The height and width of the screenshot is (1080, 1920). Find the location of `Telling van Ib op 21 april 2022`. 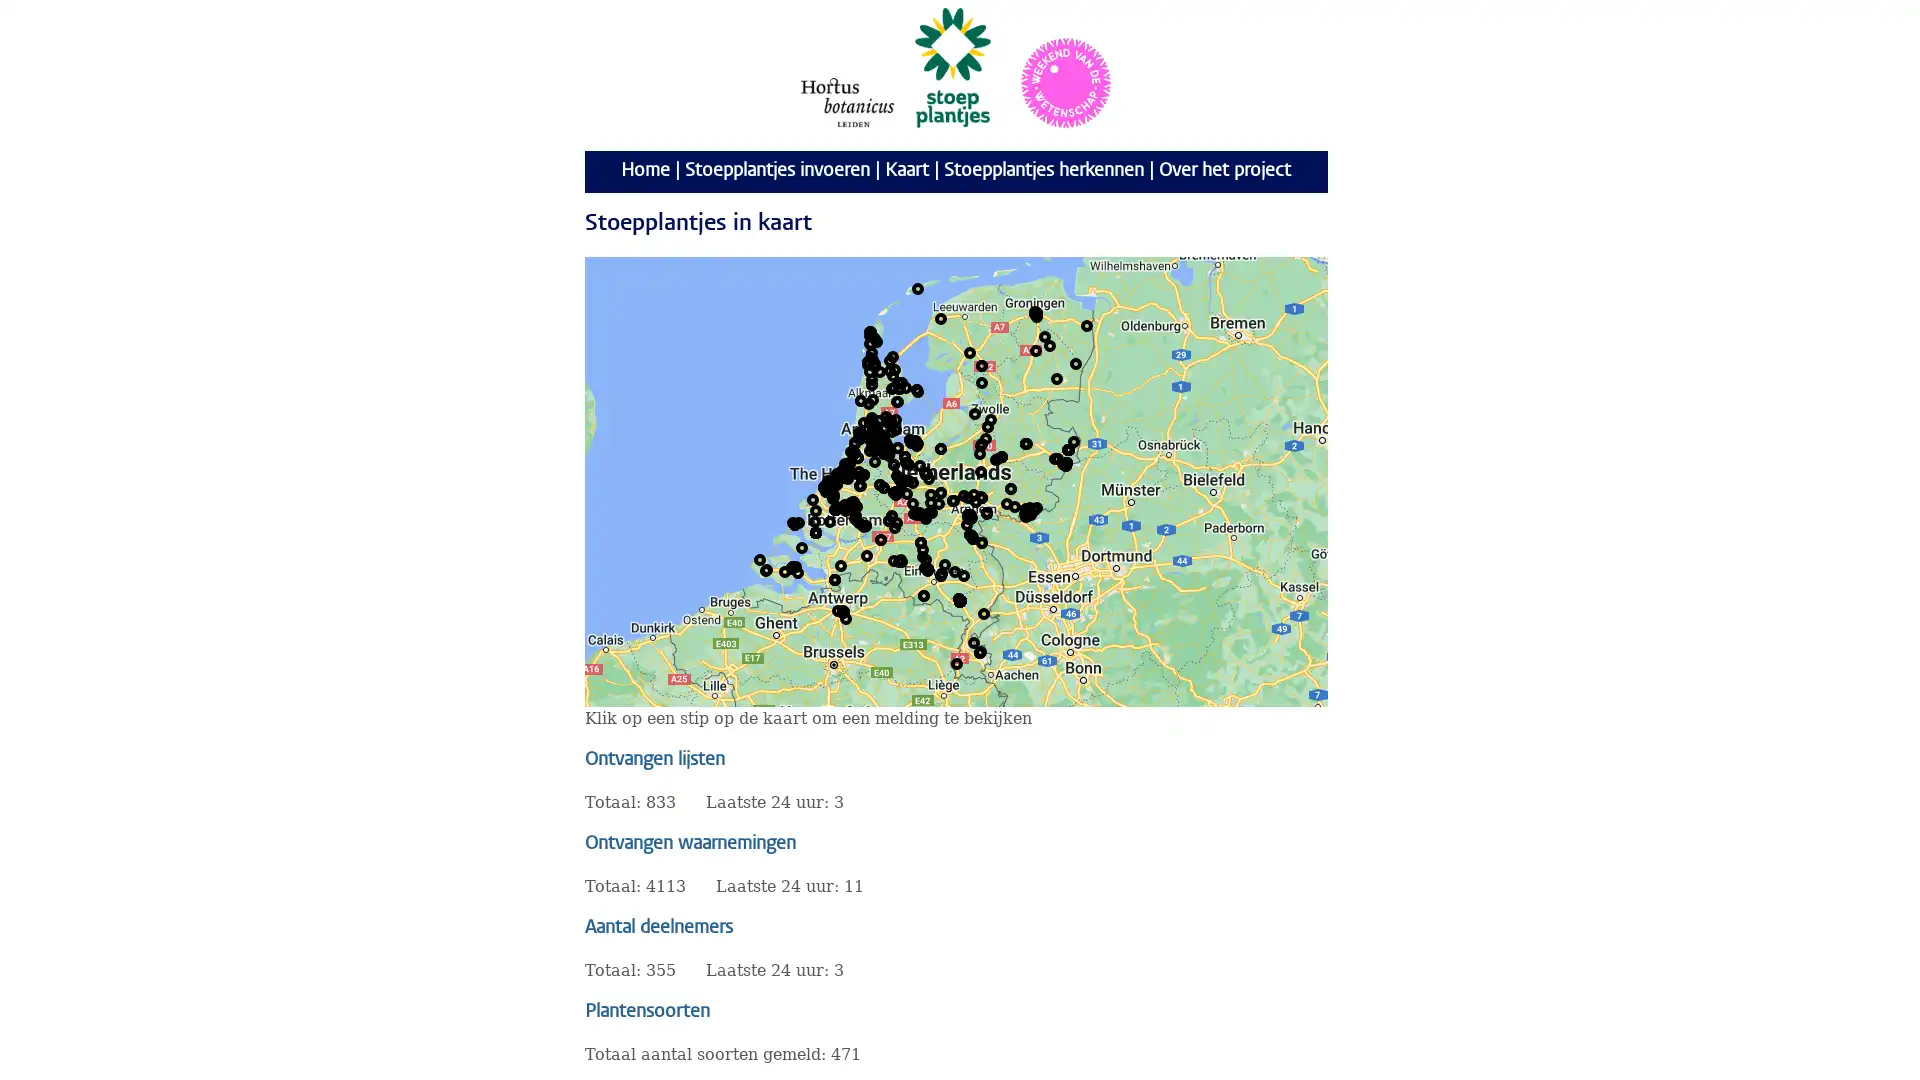

Telling van Ib op 21 april 2022 is located at coordinates (882, 439).